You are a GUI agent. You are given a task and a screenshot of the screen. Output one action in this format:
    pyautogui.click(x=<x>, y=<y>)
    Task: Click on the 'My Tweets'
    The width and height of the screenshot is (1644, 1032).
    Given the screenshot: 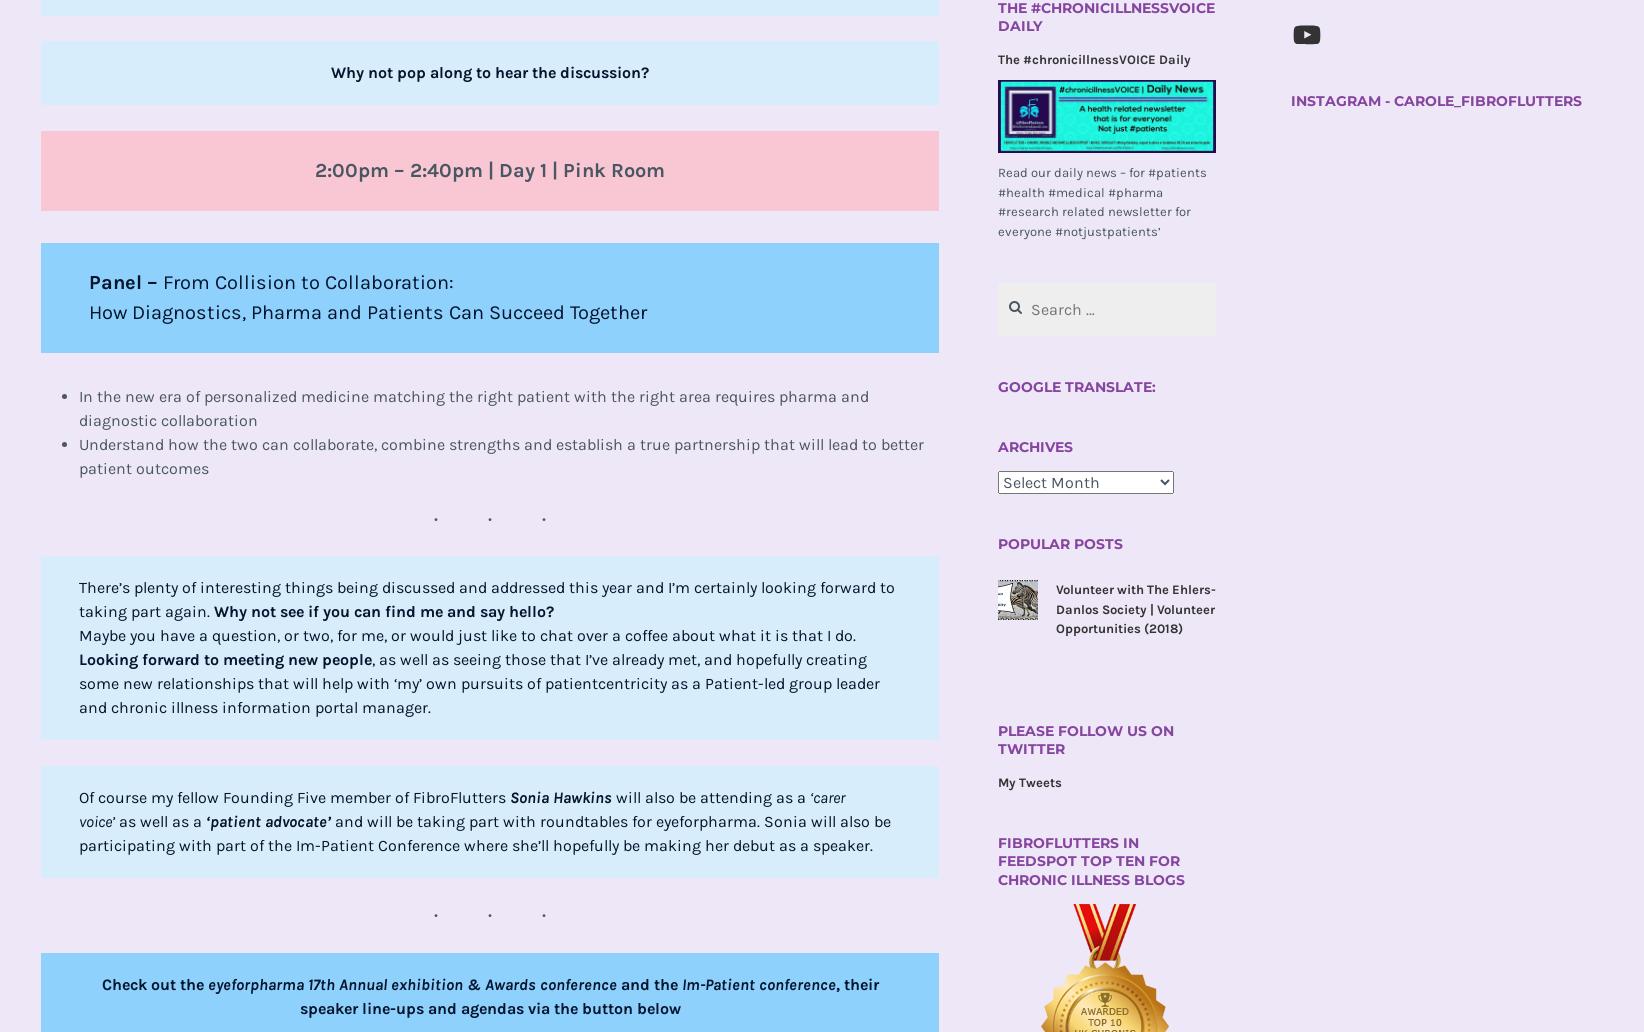 What is the action you would take?
    pyautogui.click(x=1028, y=782)
    